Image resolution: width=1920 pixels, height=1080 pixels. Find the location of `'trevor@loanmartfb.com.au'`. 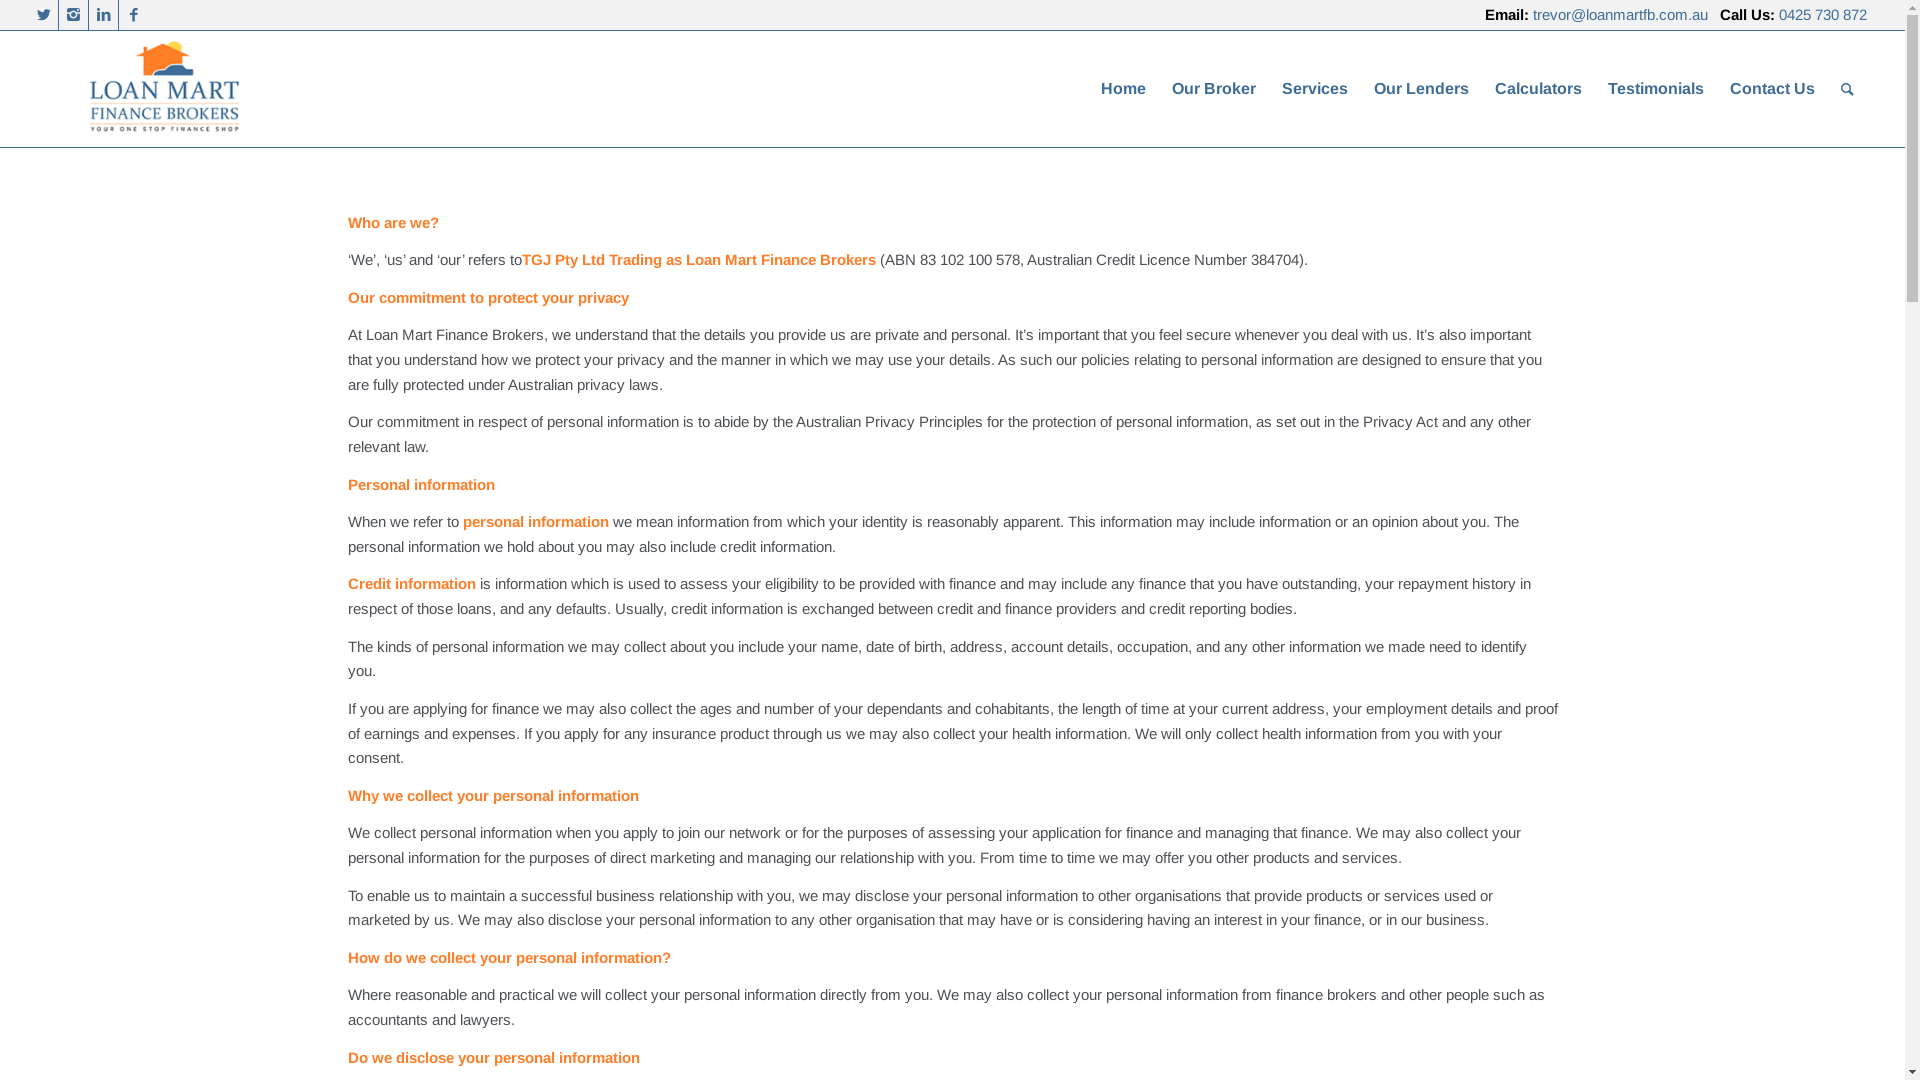

'trevor@loanmartfb.com.au' is located at coordinates (1620, 14).